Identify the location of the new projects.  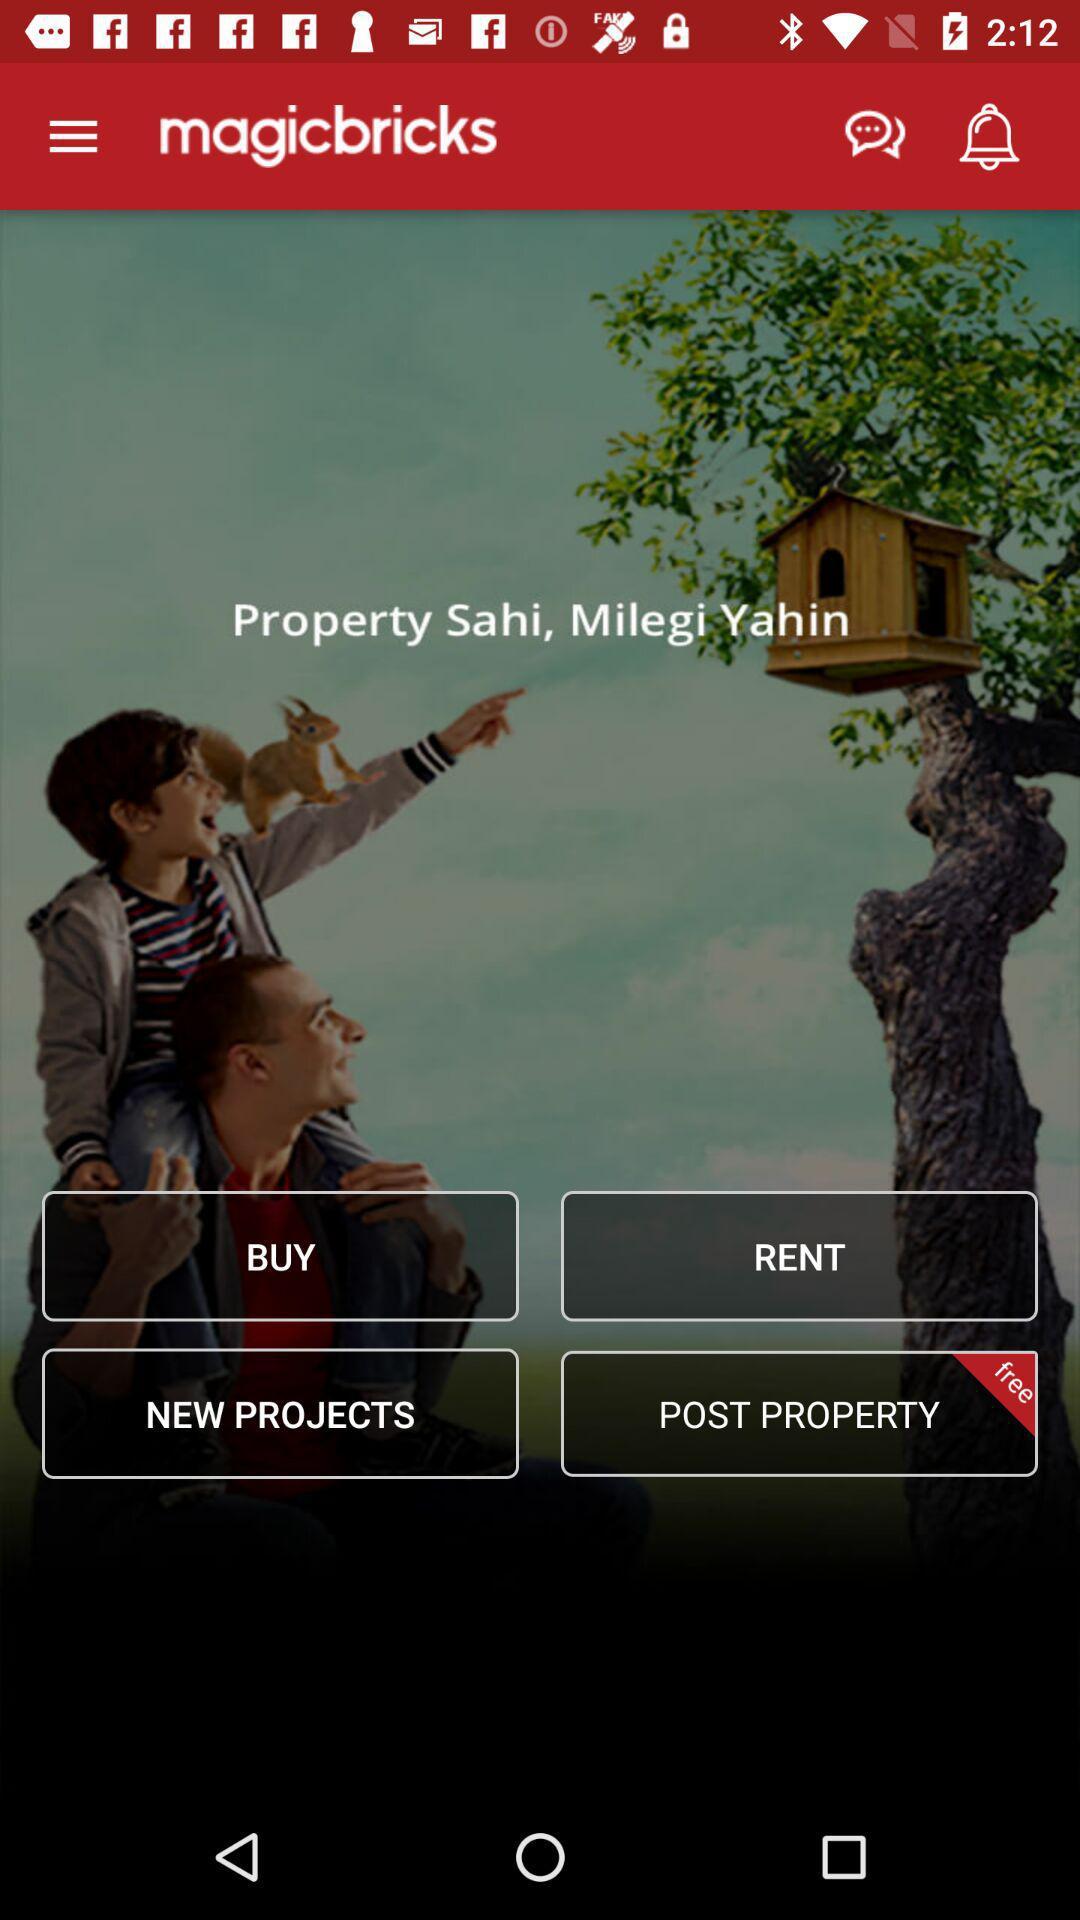
(280, 1412).